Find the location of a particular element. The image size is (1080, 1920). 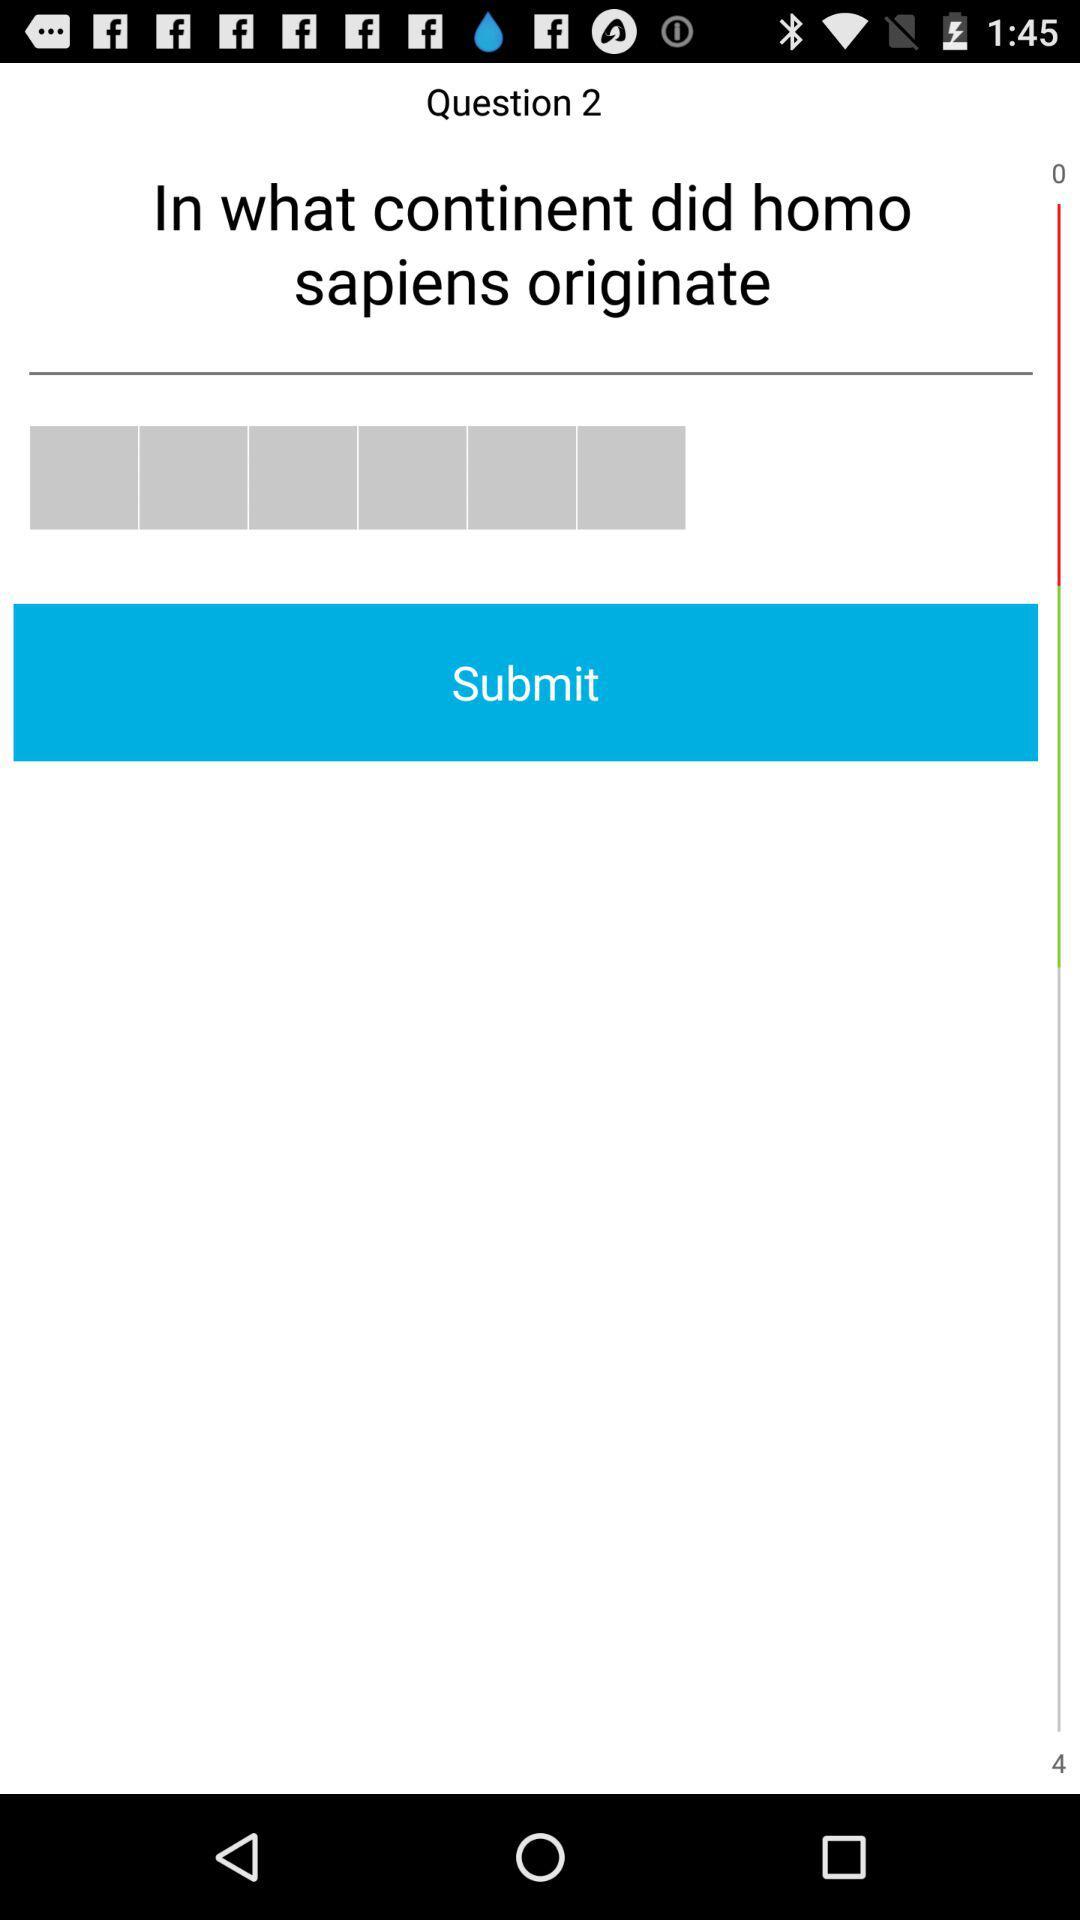

item to the right of in what continent item is located at coordinates (1058, 394).